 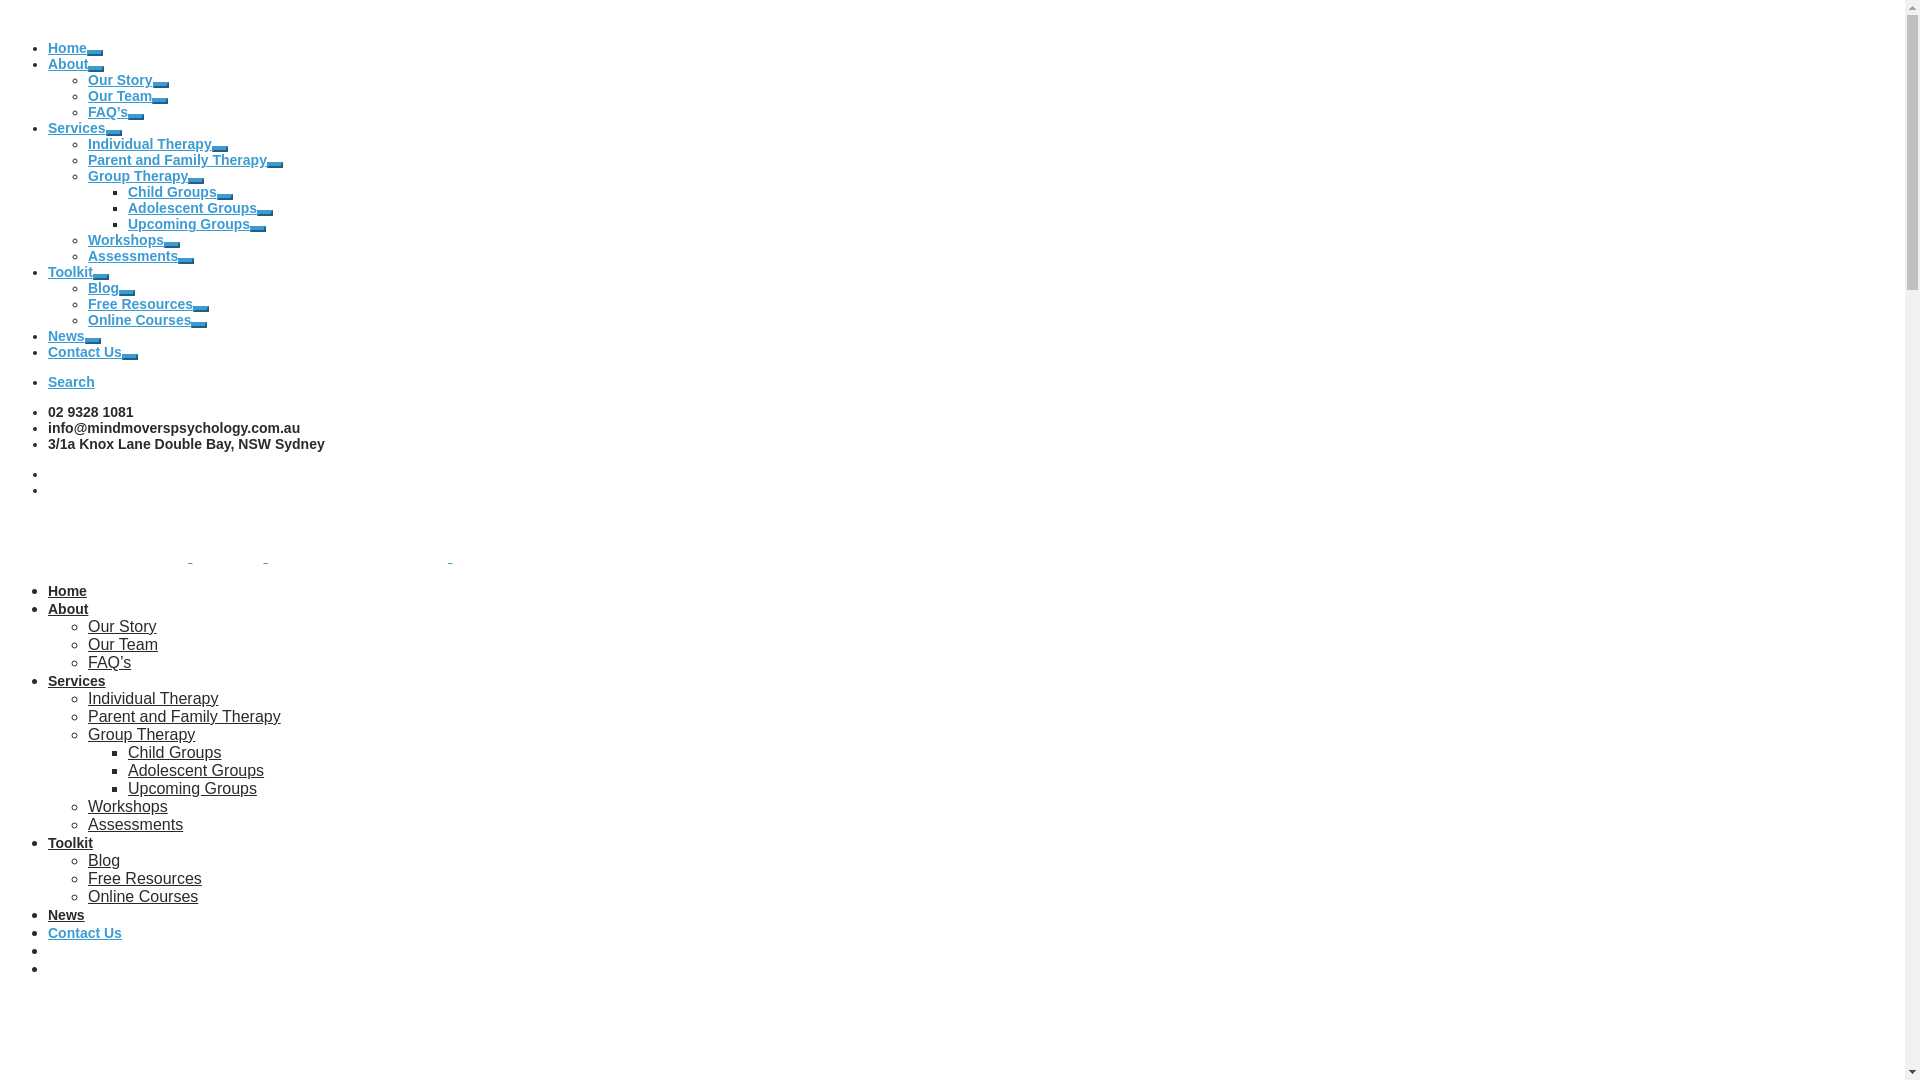 I want to click on 'Parent and Family Therapy', so click(x=184, y=715).